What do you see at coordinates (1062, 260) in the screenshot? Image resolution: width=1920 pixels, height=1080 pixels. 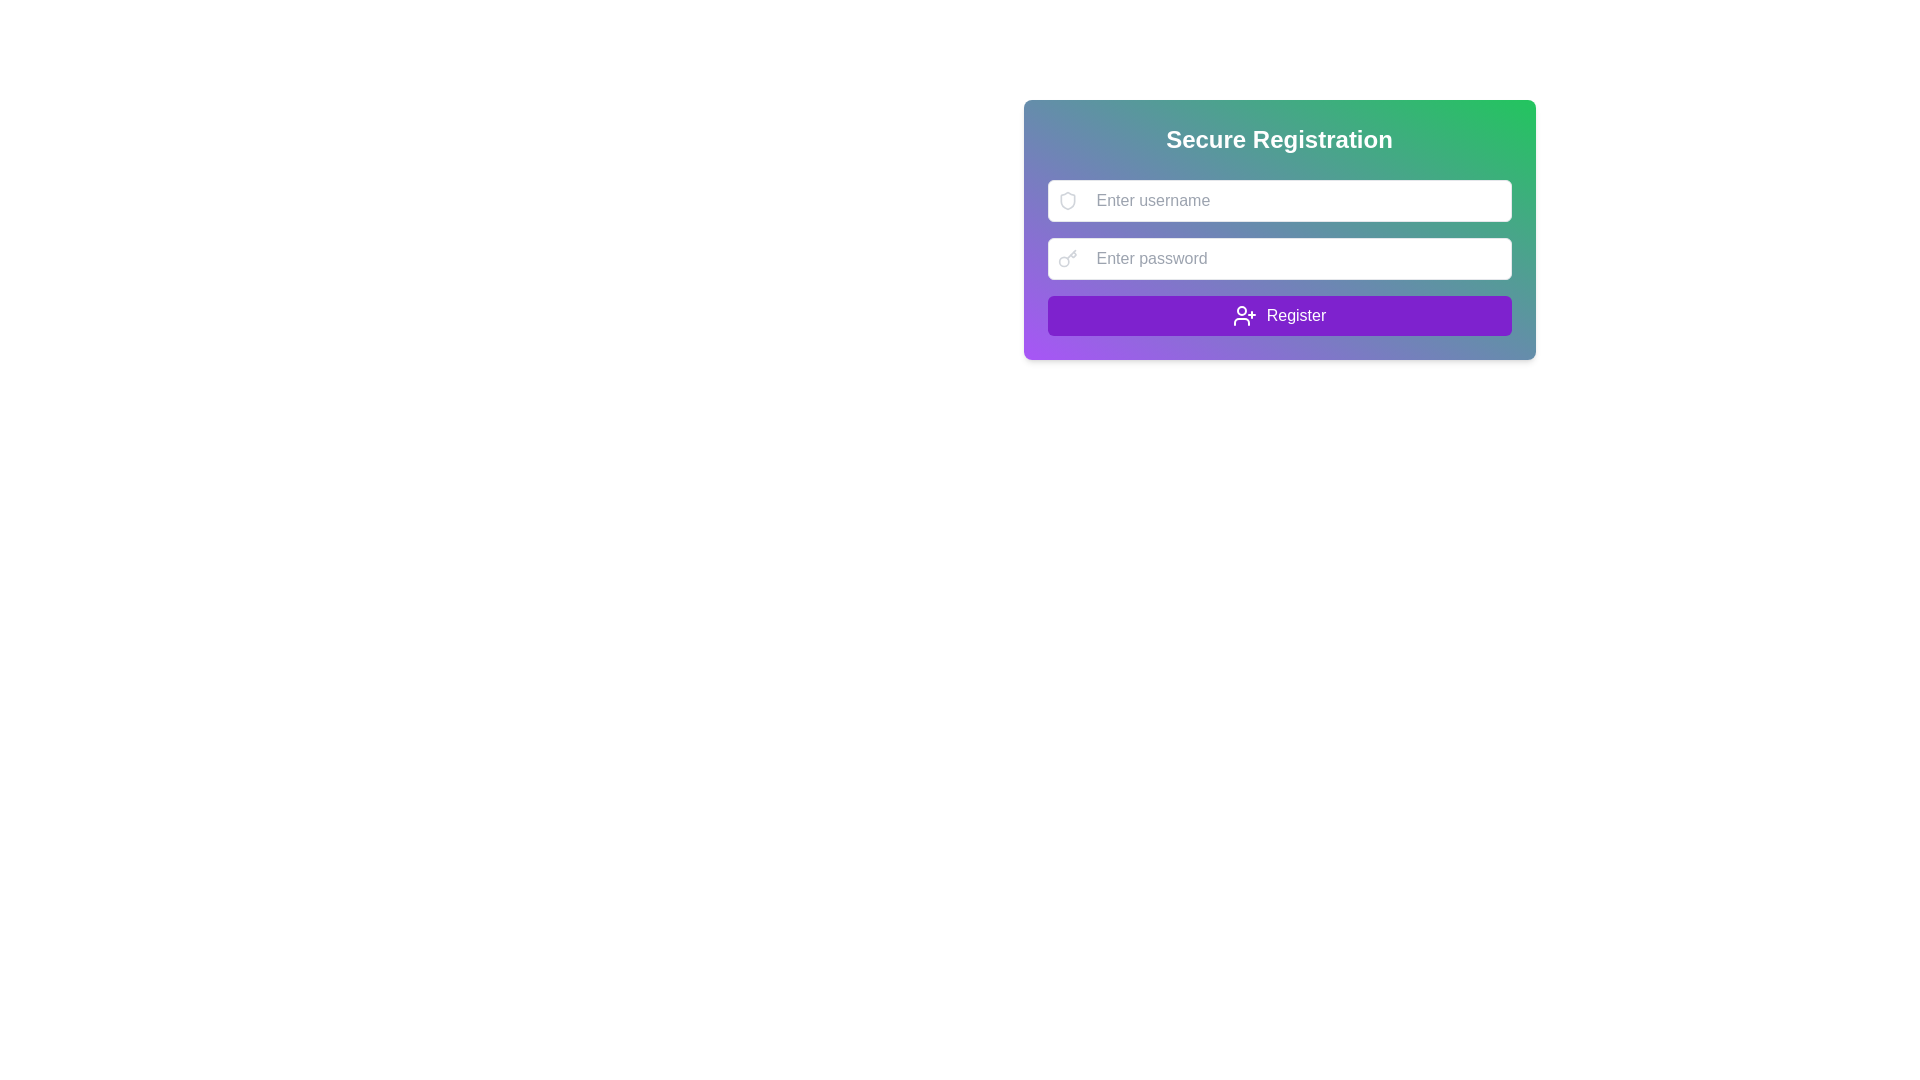 I see `the decorative Icon element located to the left of the 'Enter password' text field in the registration interface` at bounding box center [1062, 260].